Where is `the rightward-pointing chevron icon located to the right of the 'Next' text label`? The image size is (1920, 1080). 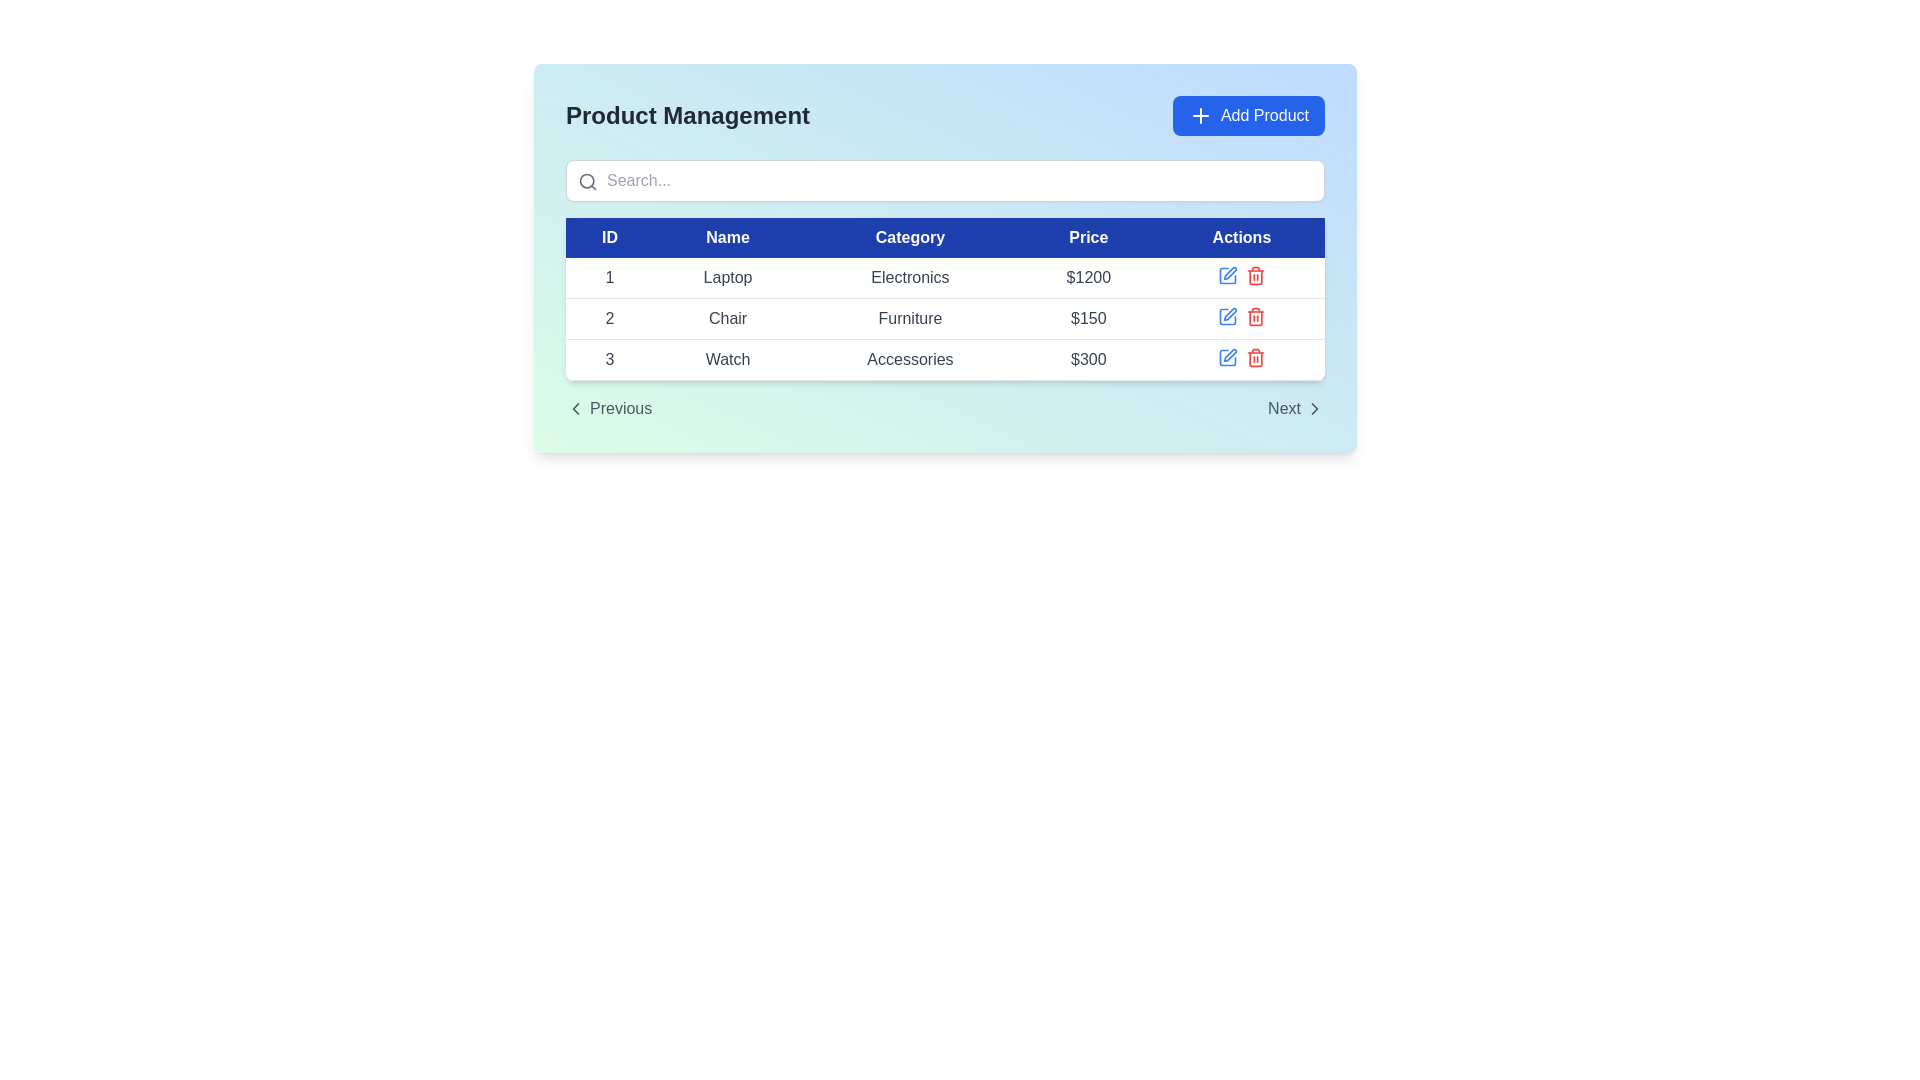 the rightward-pointing chevron icon located to the right of the 'Next' text label is located at coordinates (1315, 407).